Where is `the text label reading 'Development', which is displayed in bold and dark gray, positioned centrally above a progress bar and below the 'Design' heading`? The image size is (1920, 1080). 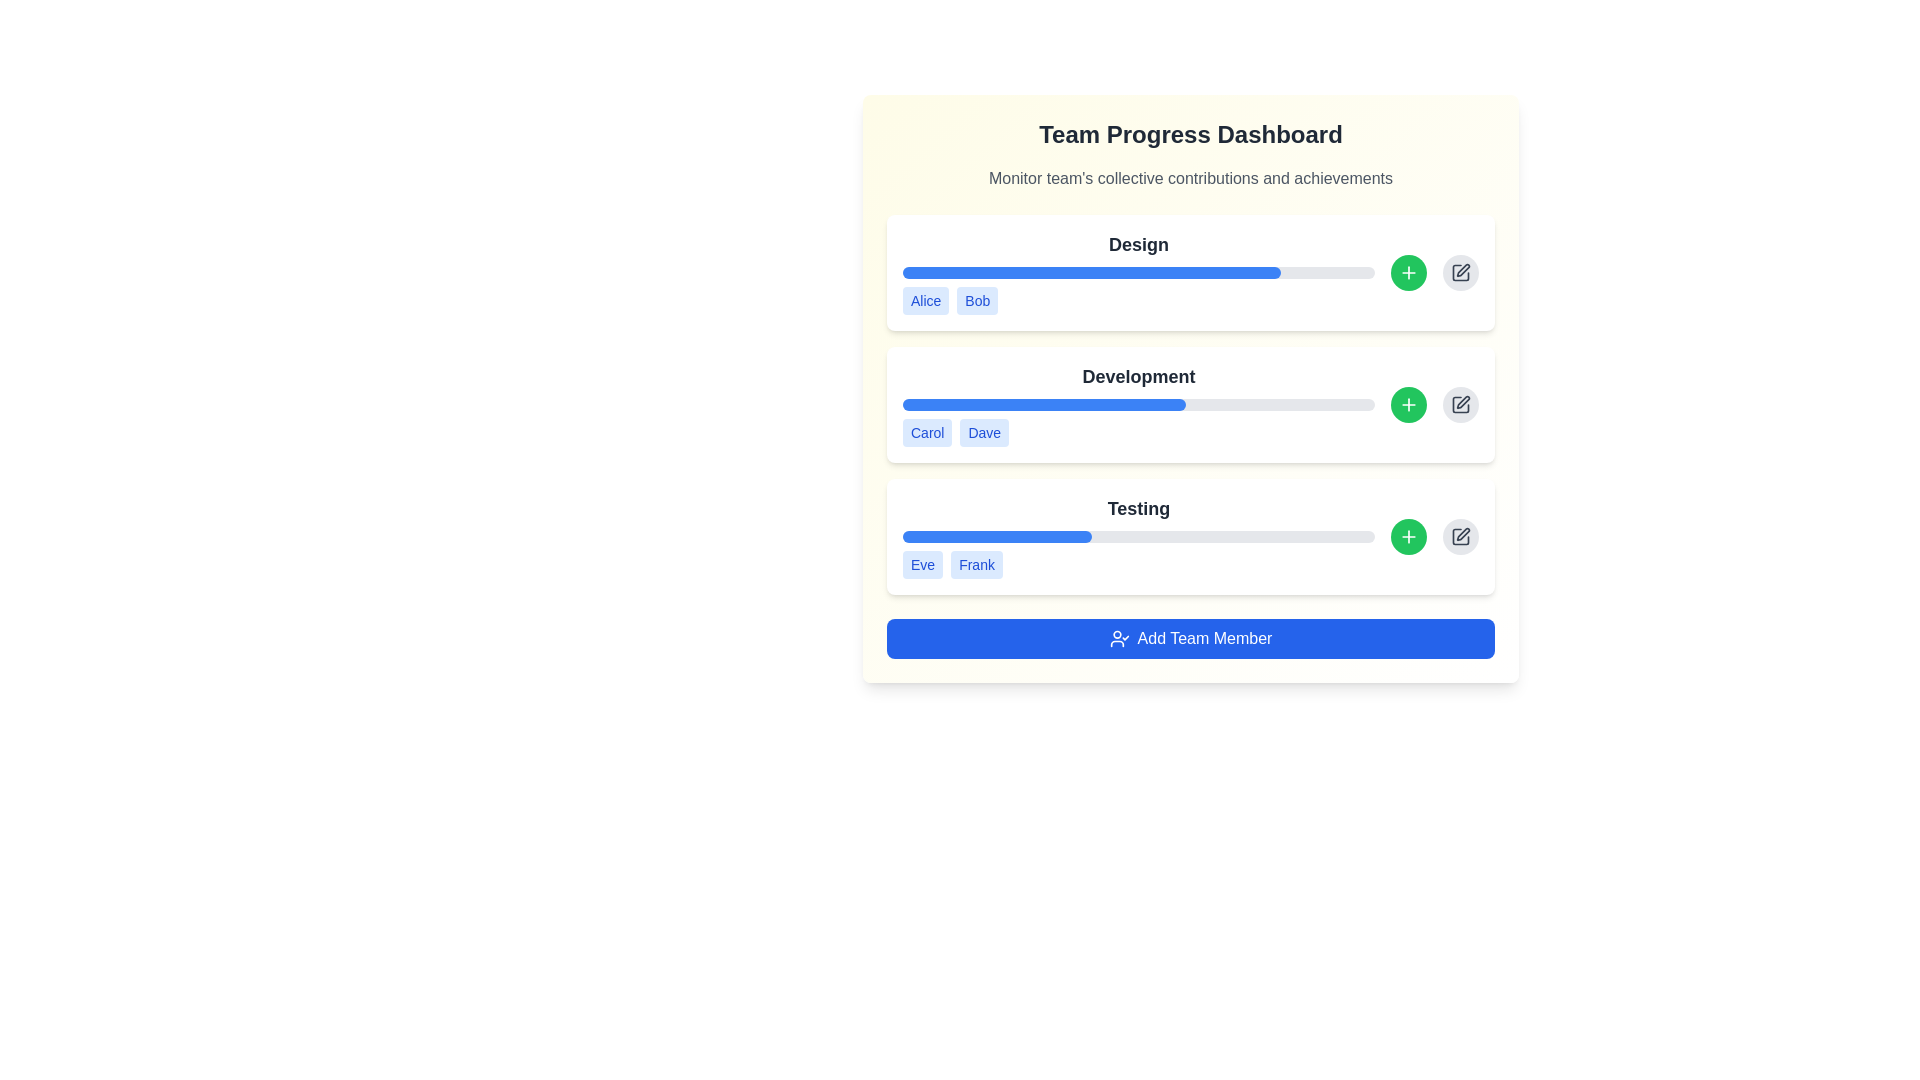 the text label reading 'Development', which is displayed in bold and dark gray, positioned centrally above a progress bar and below the 'Design' heading is located at coordinates (1138, 377).